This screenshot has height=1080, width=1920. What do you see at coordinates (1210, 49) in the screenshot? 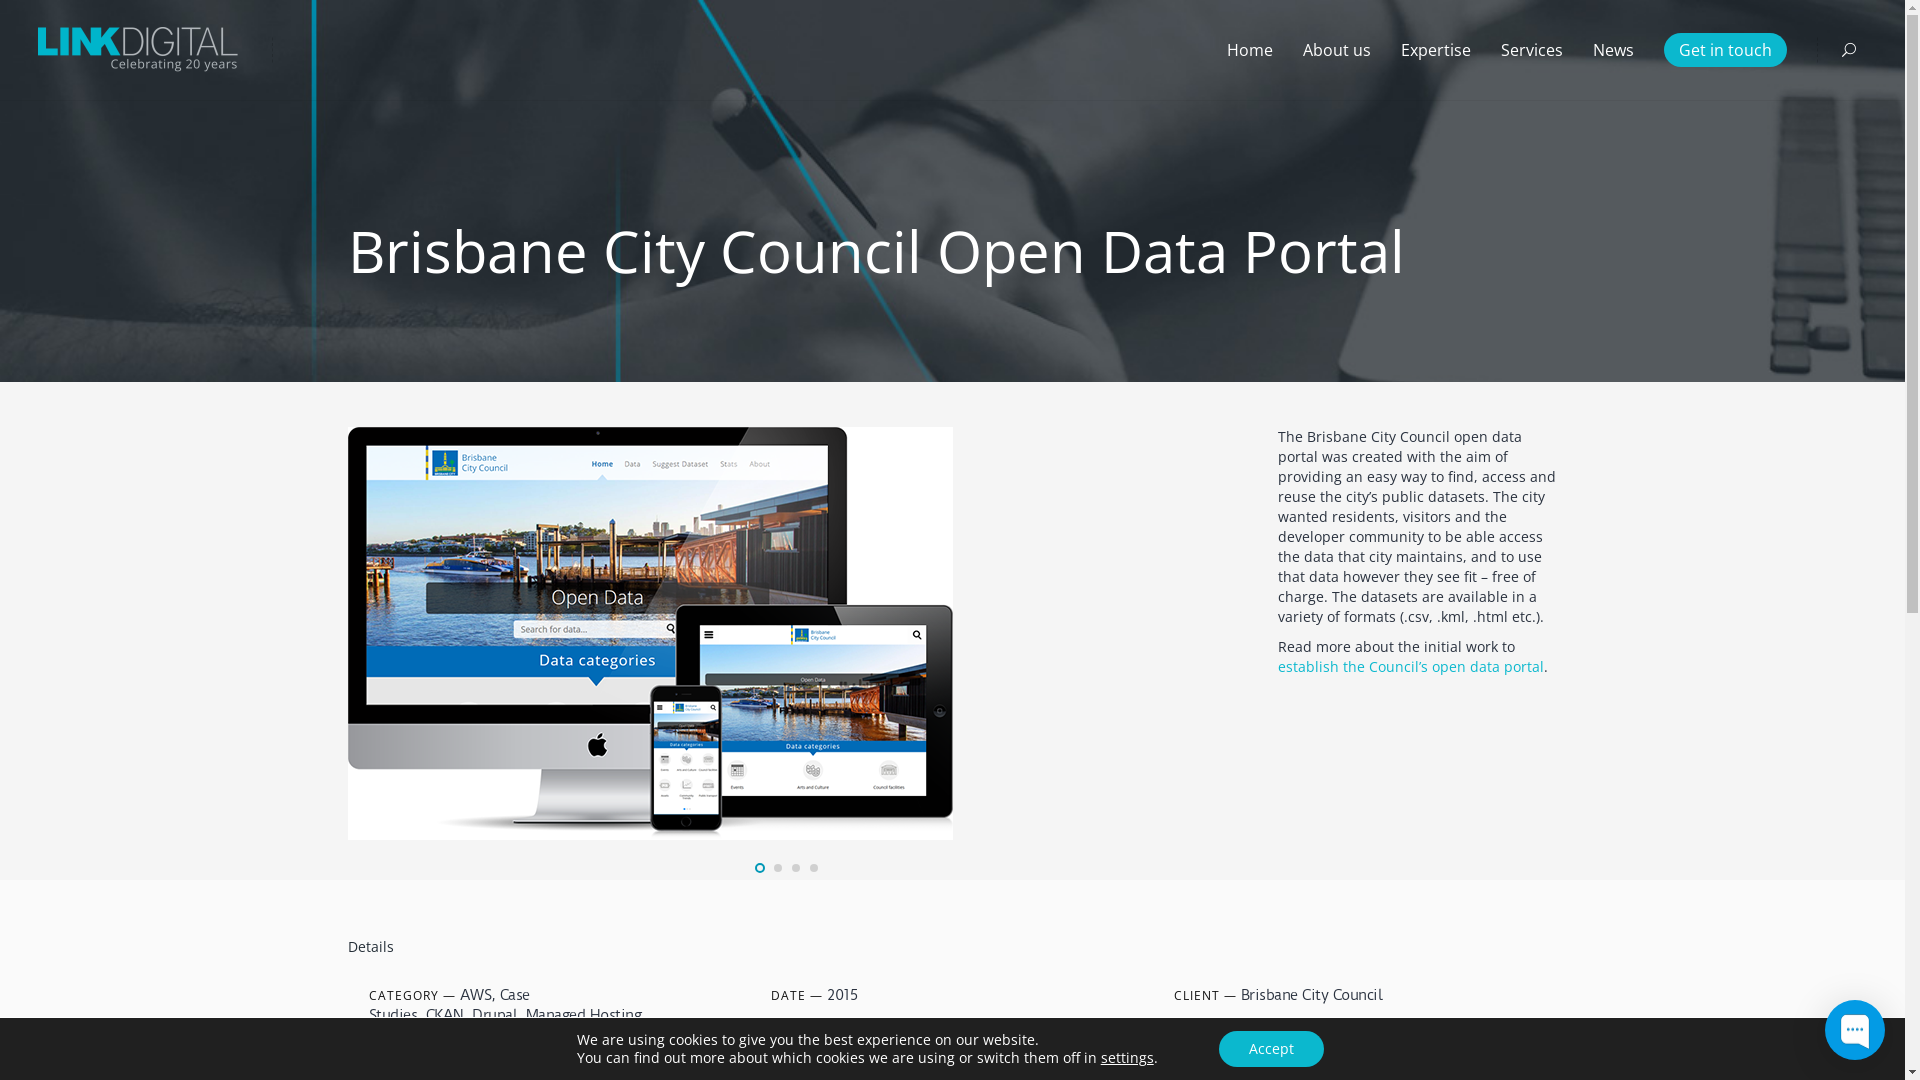
I see `'Home'` at bounding box center [1210, 49].